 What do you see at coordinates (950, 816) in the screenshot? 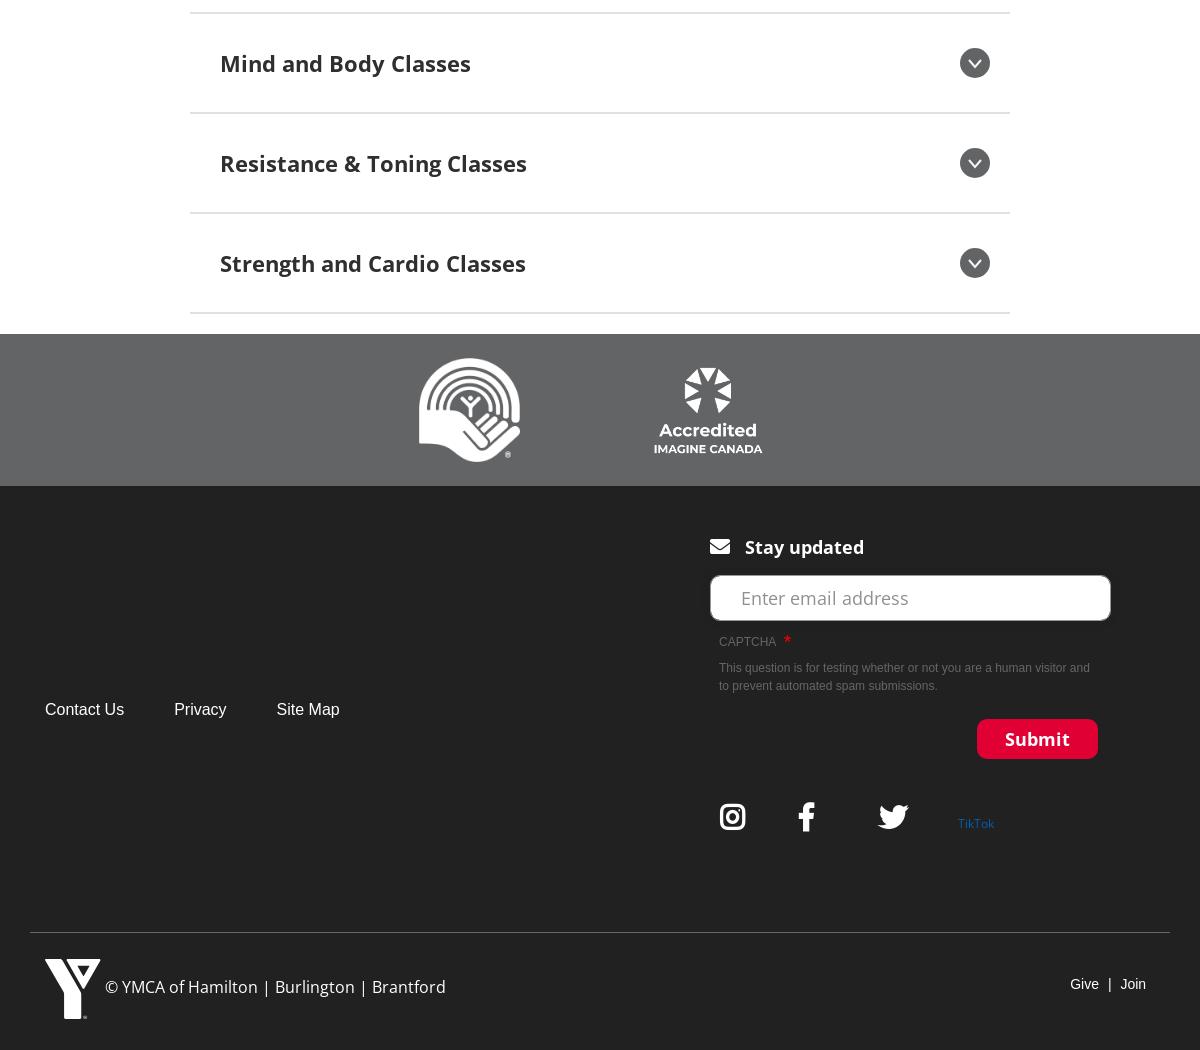
I see `'Twitter'` at bounding box center [950, 816].